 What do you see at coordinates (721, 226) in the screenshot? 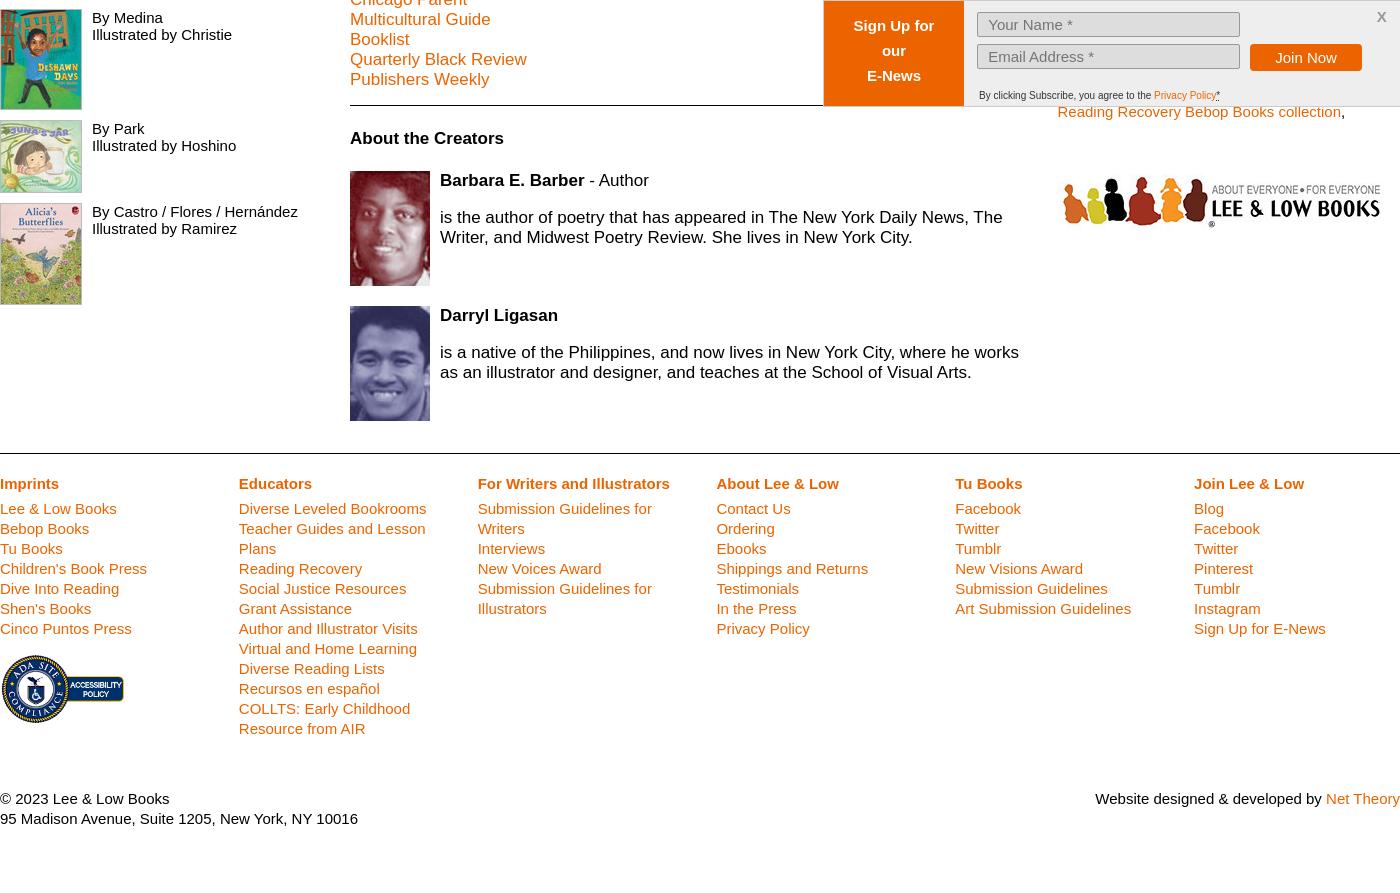
I see `'is the author of poetry that has appeared in The New York Daily News, The Writer, and Midwest Poetry Review.  She lives in New York City.'` at bounding box center [721, 226].